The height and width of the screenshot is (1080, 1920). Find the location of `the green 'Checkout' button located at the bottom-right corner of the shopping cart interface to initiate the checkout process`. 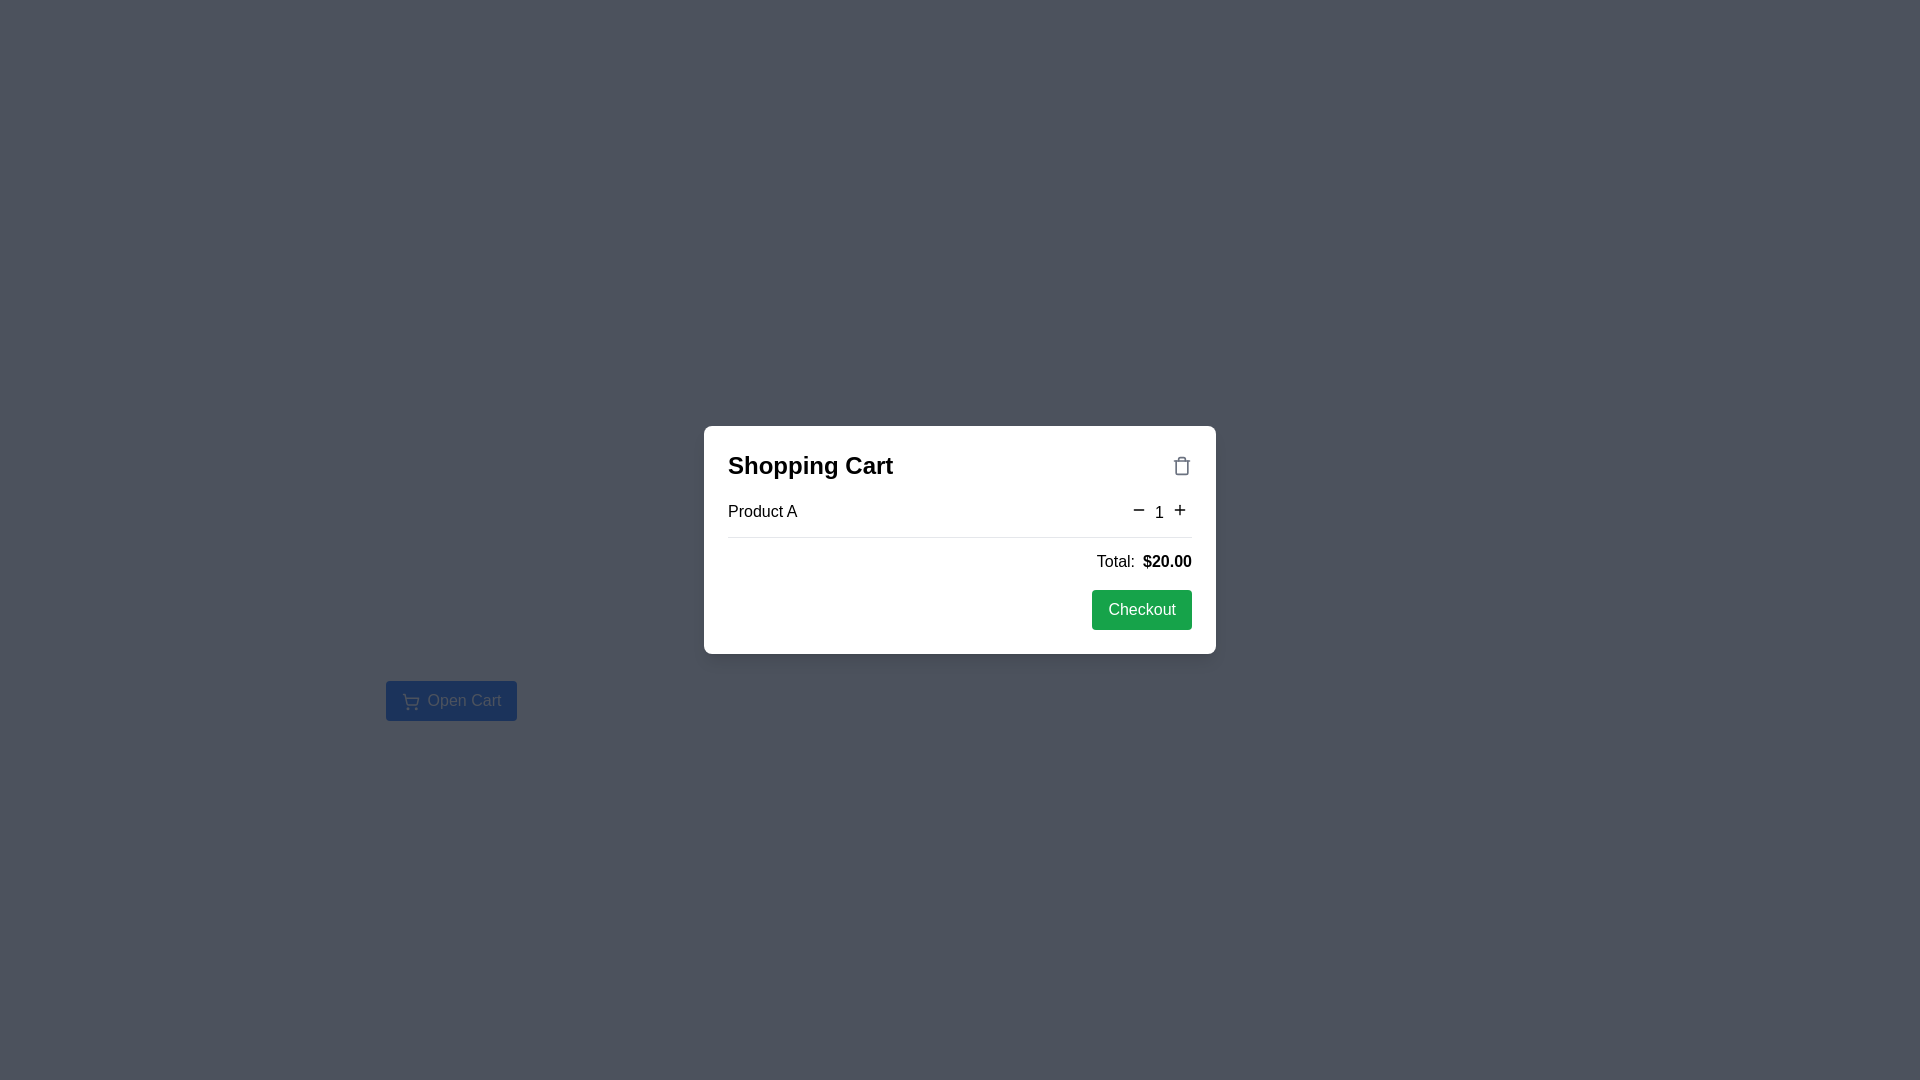

the green 'Checkout' button located at the bottom-right corner of the shopping cart interface to initiate the checkout process is located at coordinates (1142, 608).